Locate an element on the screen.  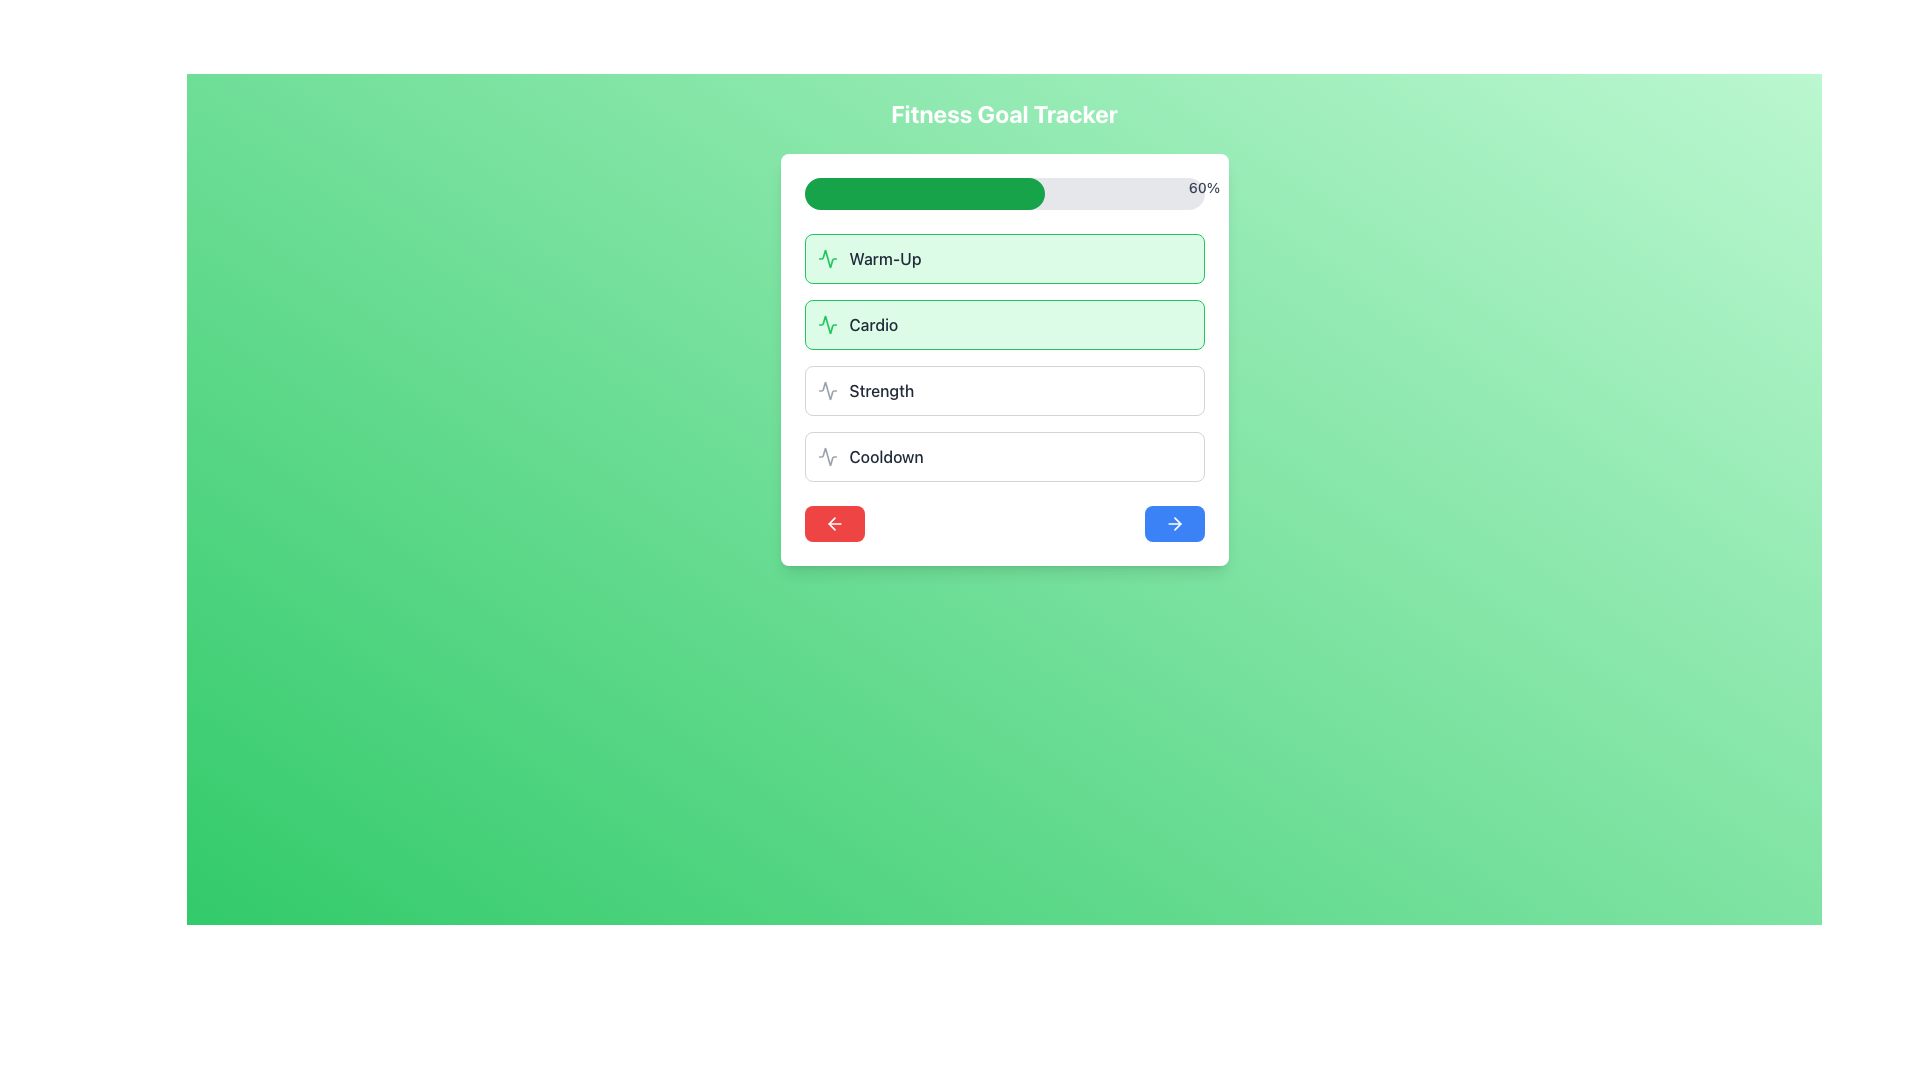
the text label that displays the completion percentage of the progress bar, located centrally above the progress bar is located at coordinates (1203, 188).